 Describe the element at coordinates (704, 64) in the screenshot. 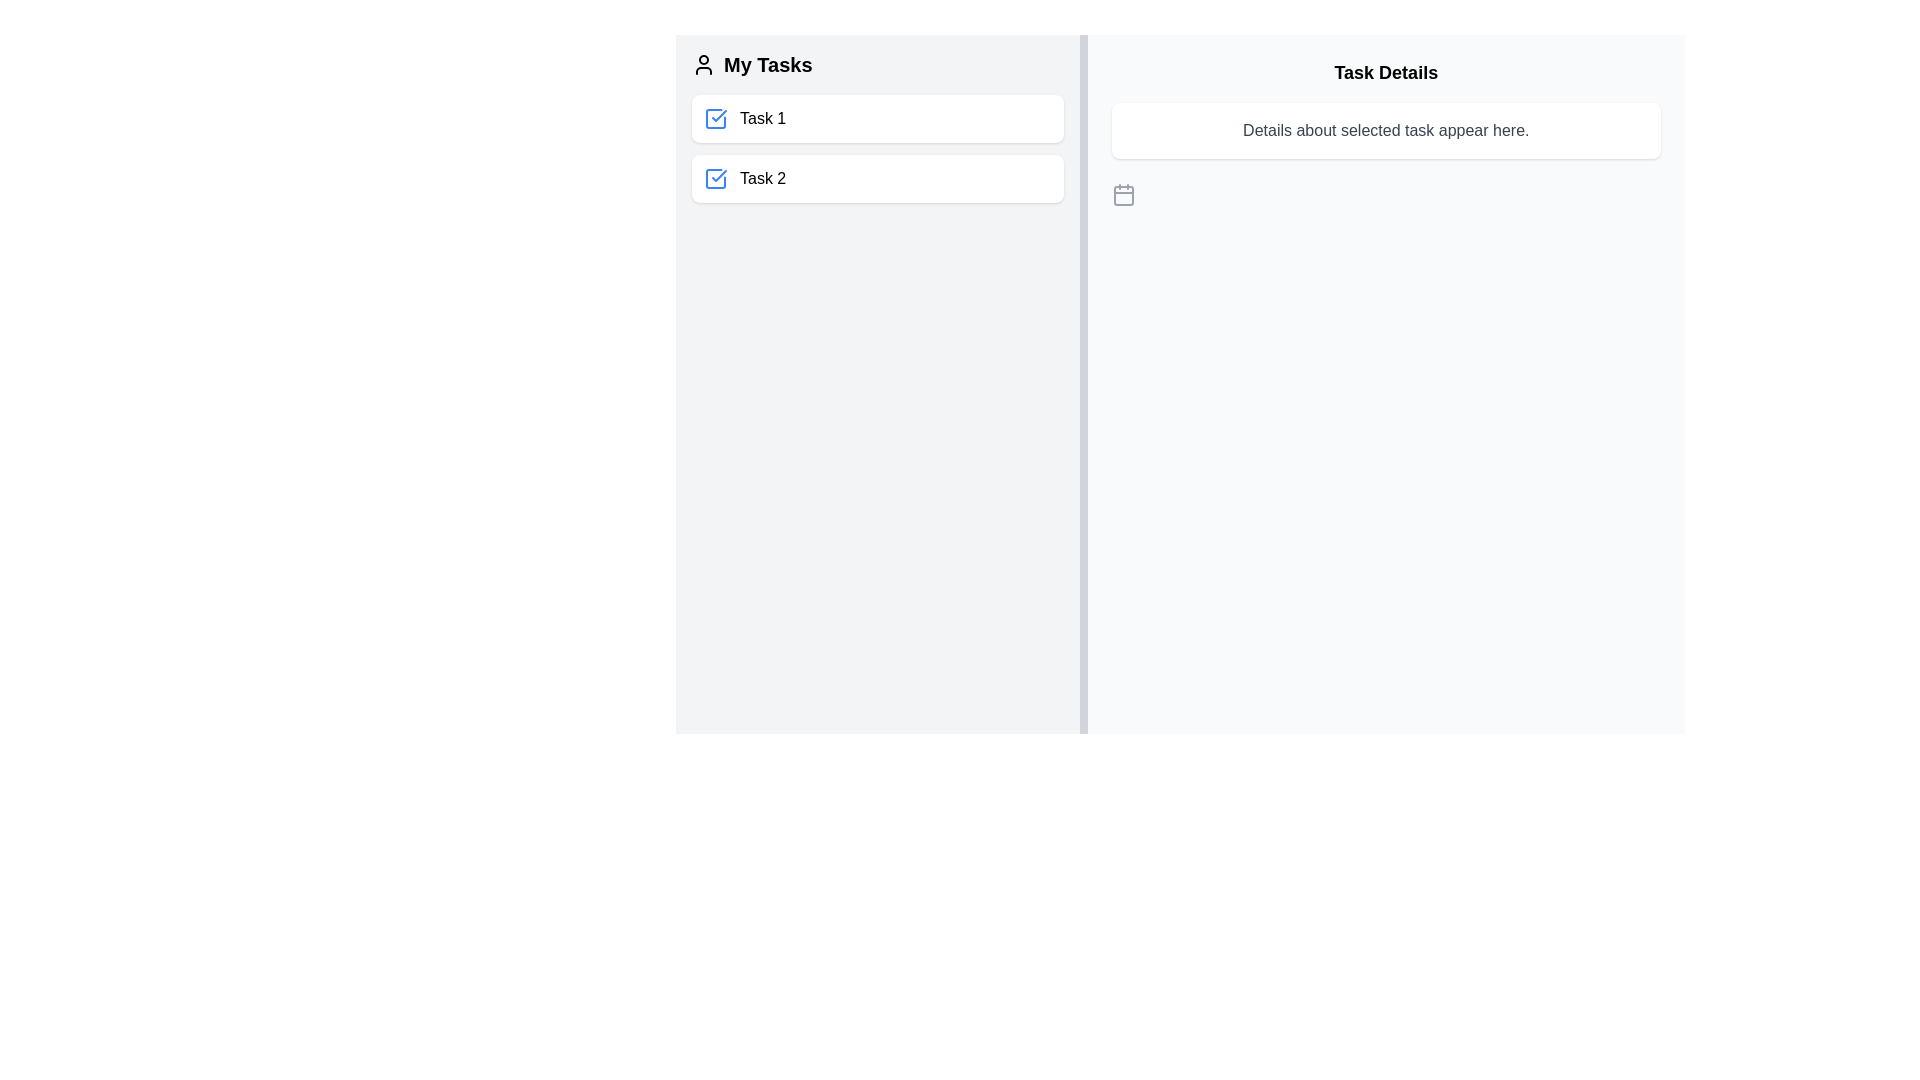

I see `the user concept or profile section indicator icon located in the top left sidebar, adjacent to the 'My Tasks' heading` at that location.